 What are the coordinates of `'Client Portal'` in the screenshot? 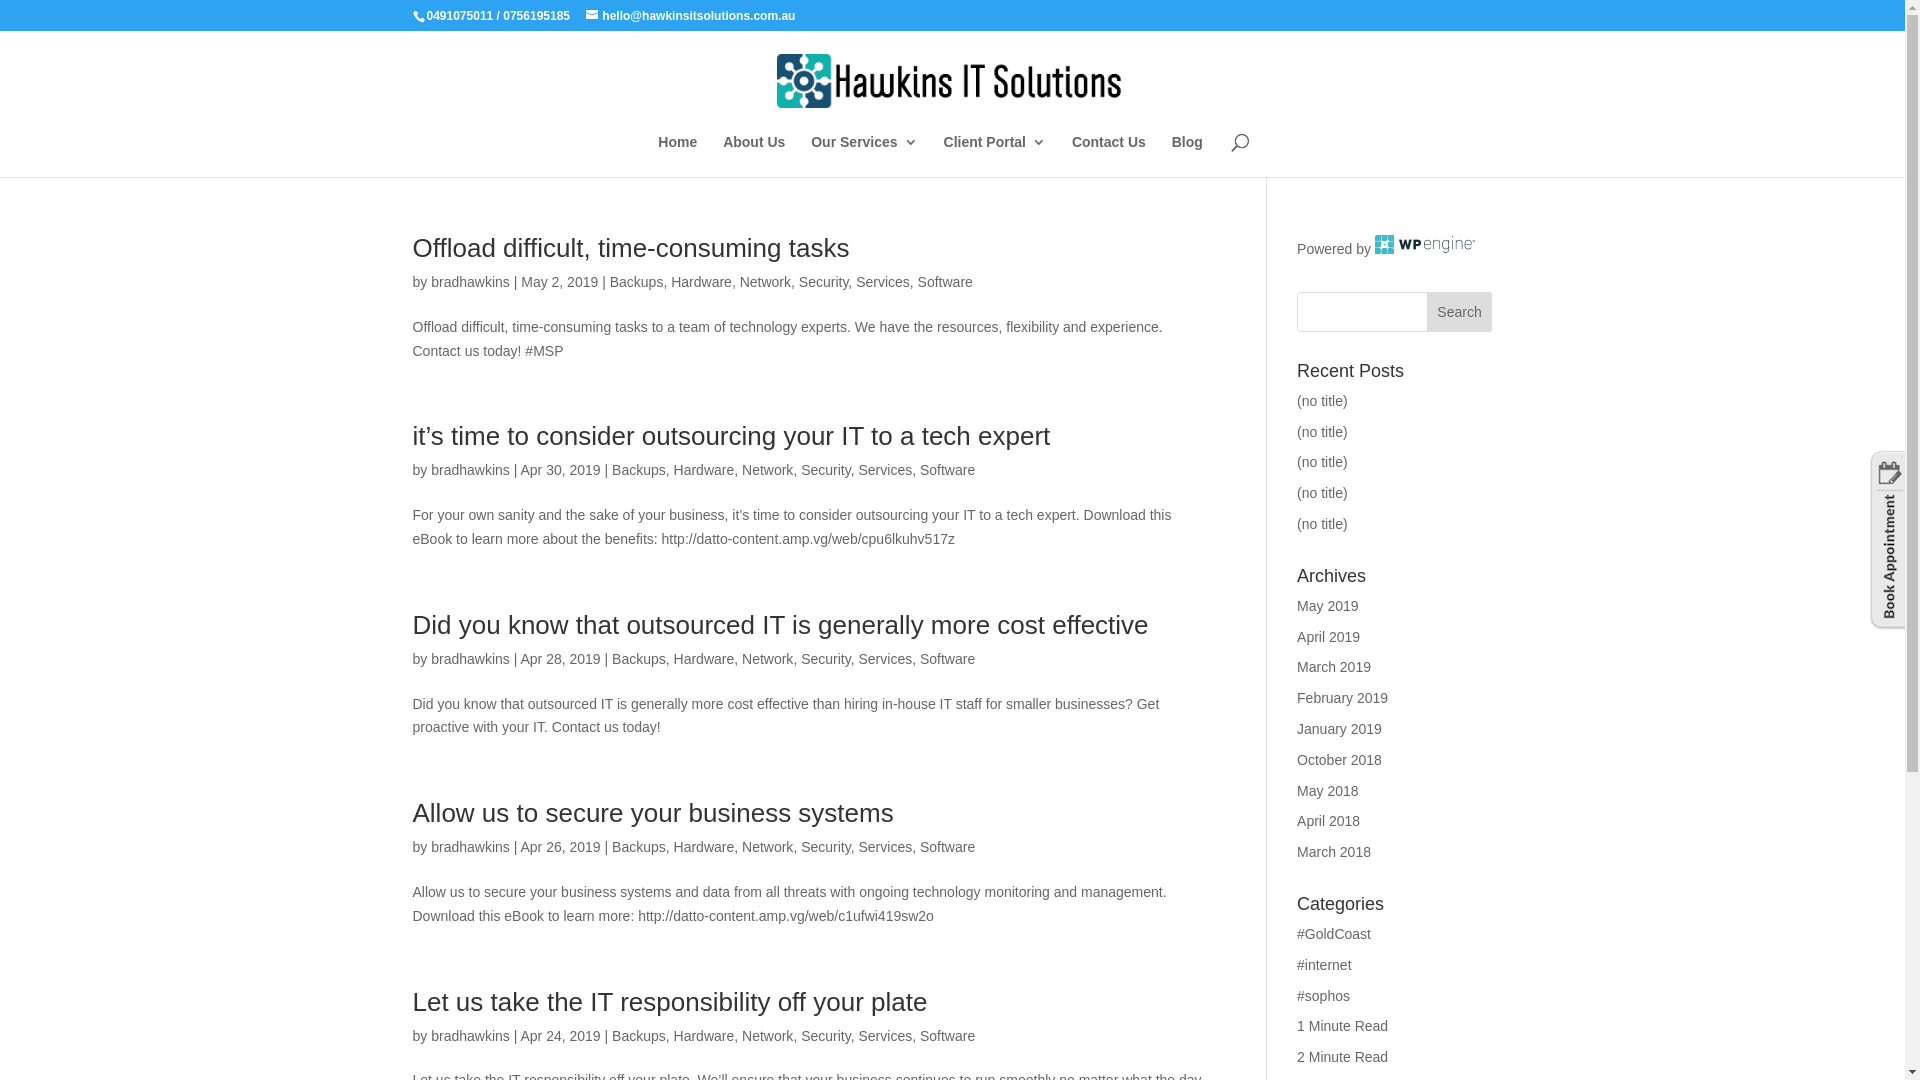 It's located at (994, 154).